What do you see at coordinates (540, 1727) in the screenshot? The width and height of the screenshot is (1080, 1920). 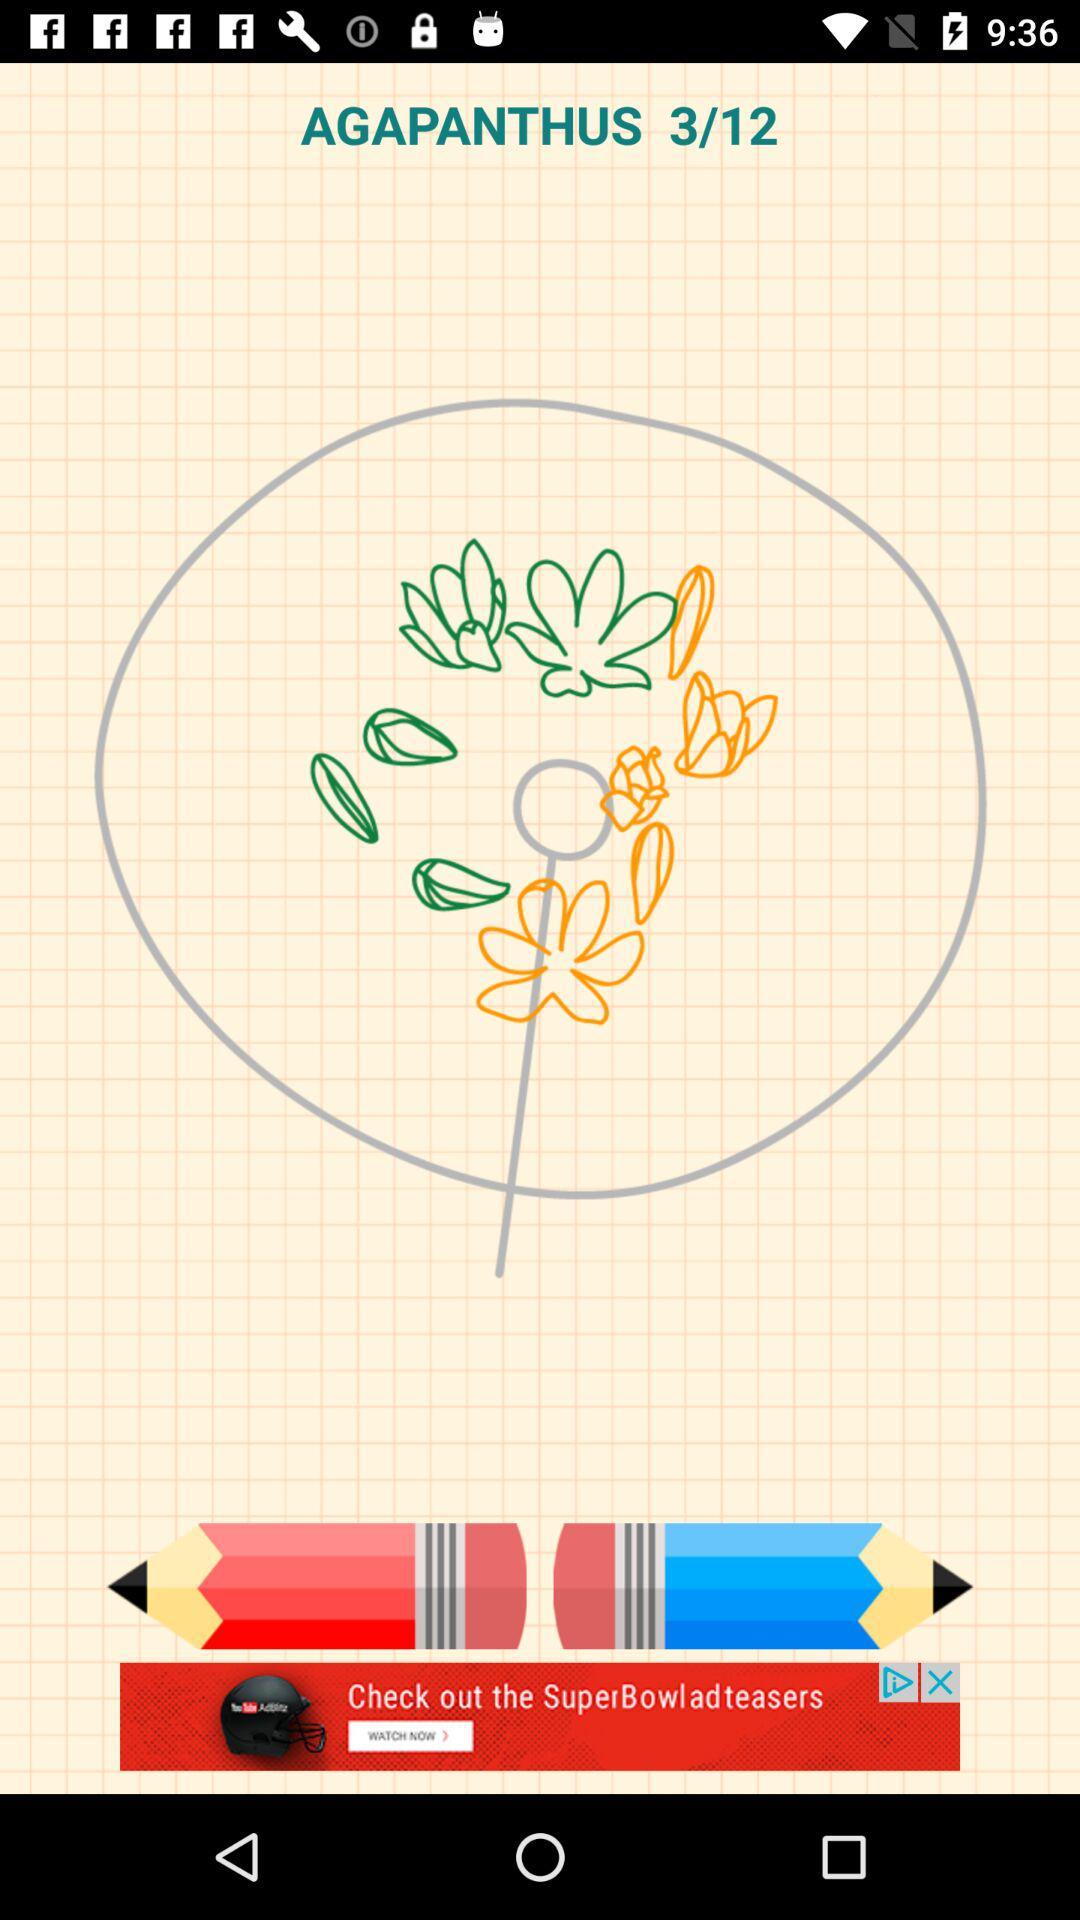 I see `advertisement` at bounding box center [540, 1727].